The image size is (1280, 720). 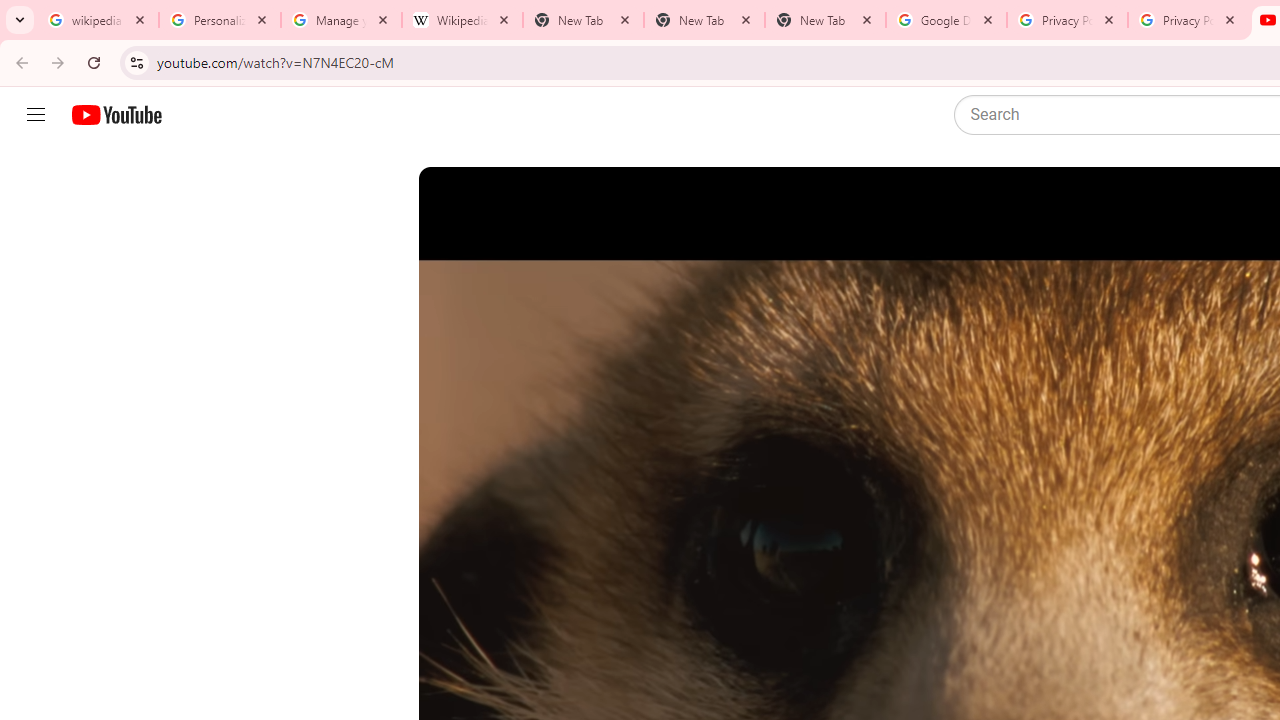 What do you see at coordinates (341, 20) in the screenshot?
I see `'Manage your Location History - Google Search Help'` at bounding box center [341, 20].